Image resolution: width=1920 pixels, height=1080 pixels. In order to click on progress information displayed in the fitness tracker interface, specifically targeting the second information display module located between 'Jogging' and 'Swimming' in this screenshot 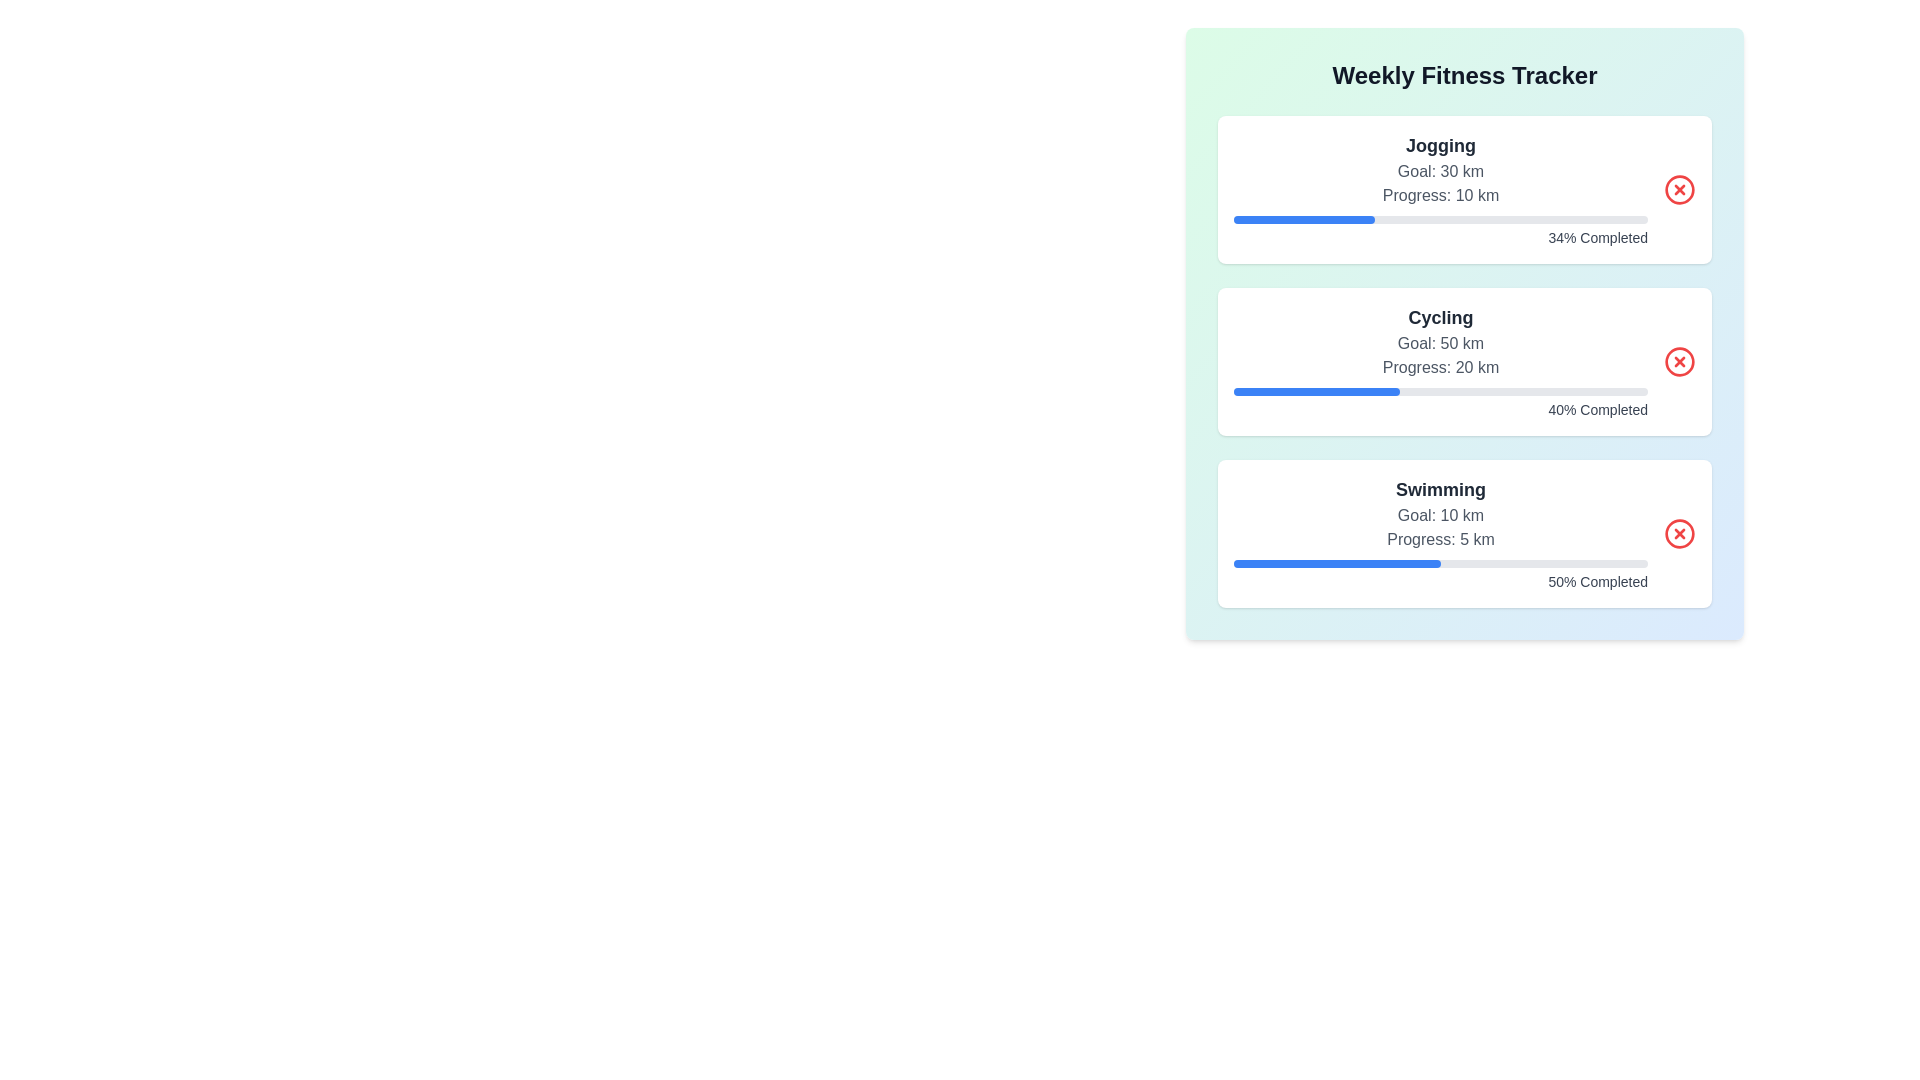, I will do `click(1440, 362)`.